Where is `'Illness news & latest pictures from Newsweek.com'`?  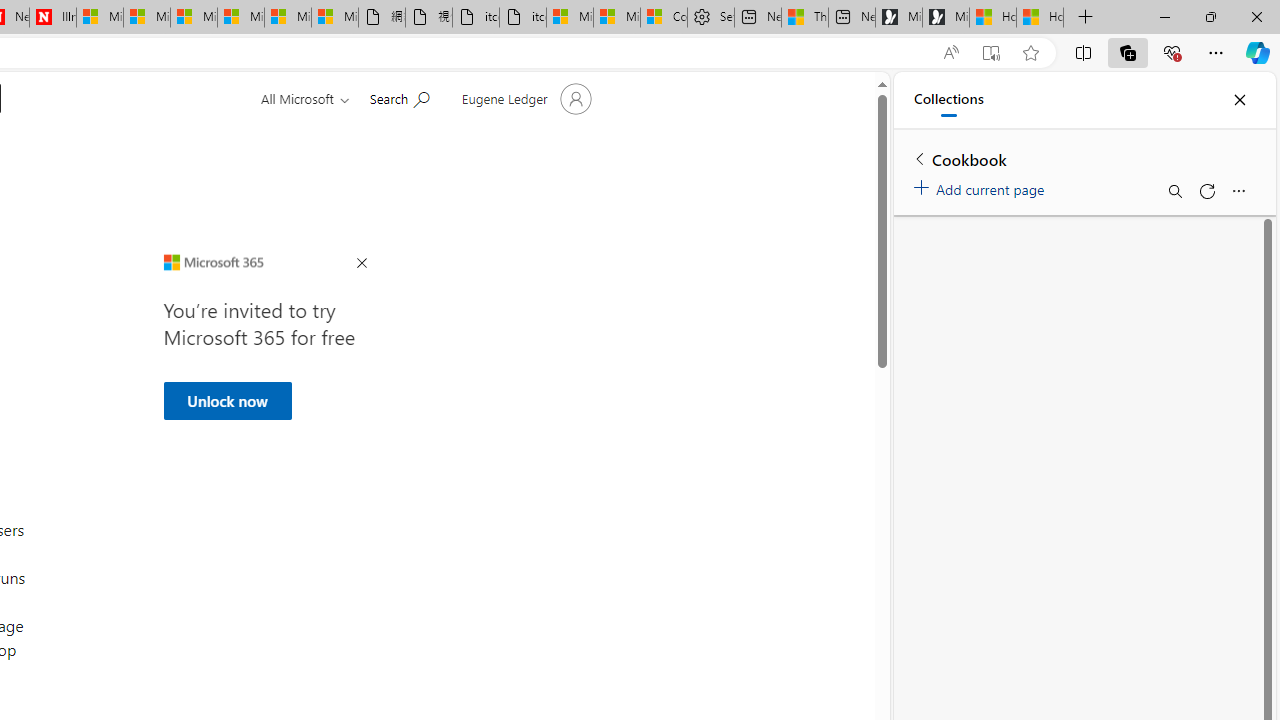
'Illness news & latest pictures from Newsweek.com' is located at coordinates (52, 17).